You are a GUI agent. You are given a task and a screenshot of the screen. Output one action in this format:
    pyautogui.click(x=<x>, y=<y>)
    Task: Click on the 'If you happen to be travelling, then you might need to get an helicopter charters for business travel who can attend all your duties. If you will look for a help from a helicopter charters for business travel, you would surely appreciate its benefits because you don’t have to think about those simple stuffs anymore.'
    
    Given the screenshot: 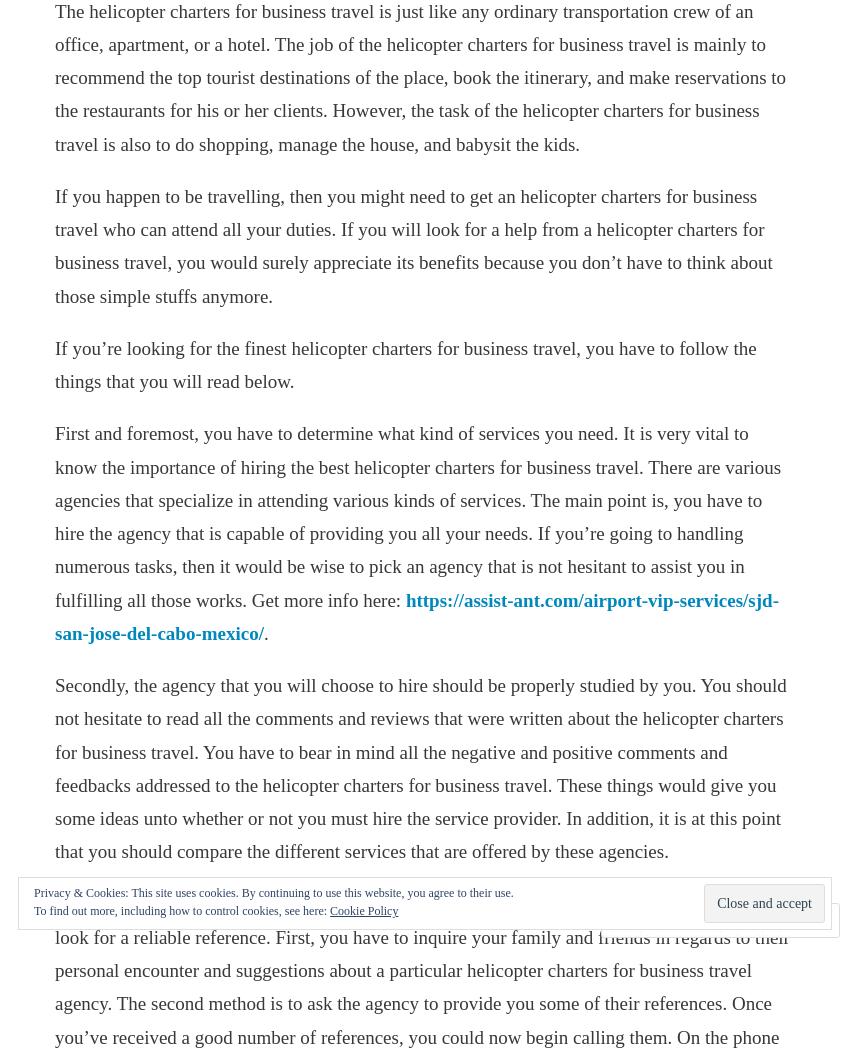 What is the action you would take?
    pyautogui.click(x=413, y=244)
    